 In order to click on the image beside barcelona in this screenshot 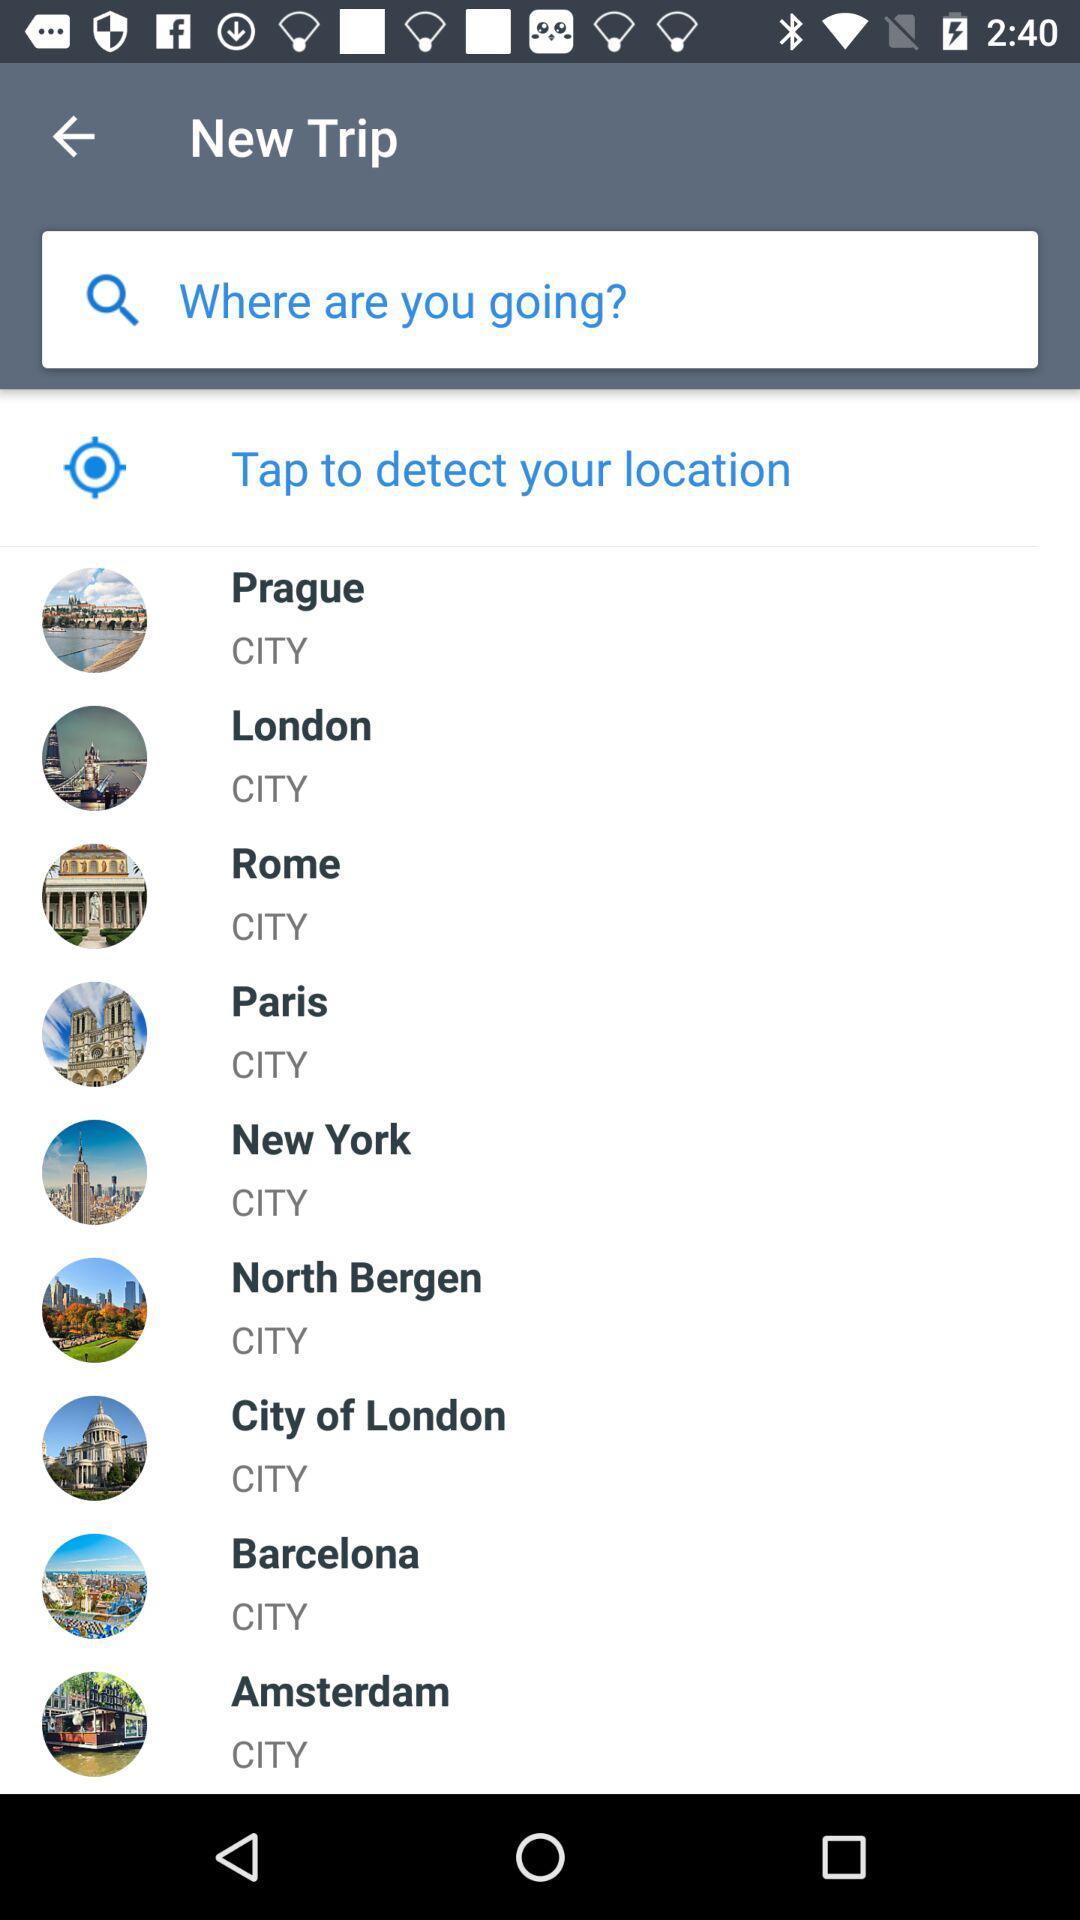, I will do `click(94, 1585)`.